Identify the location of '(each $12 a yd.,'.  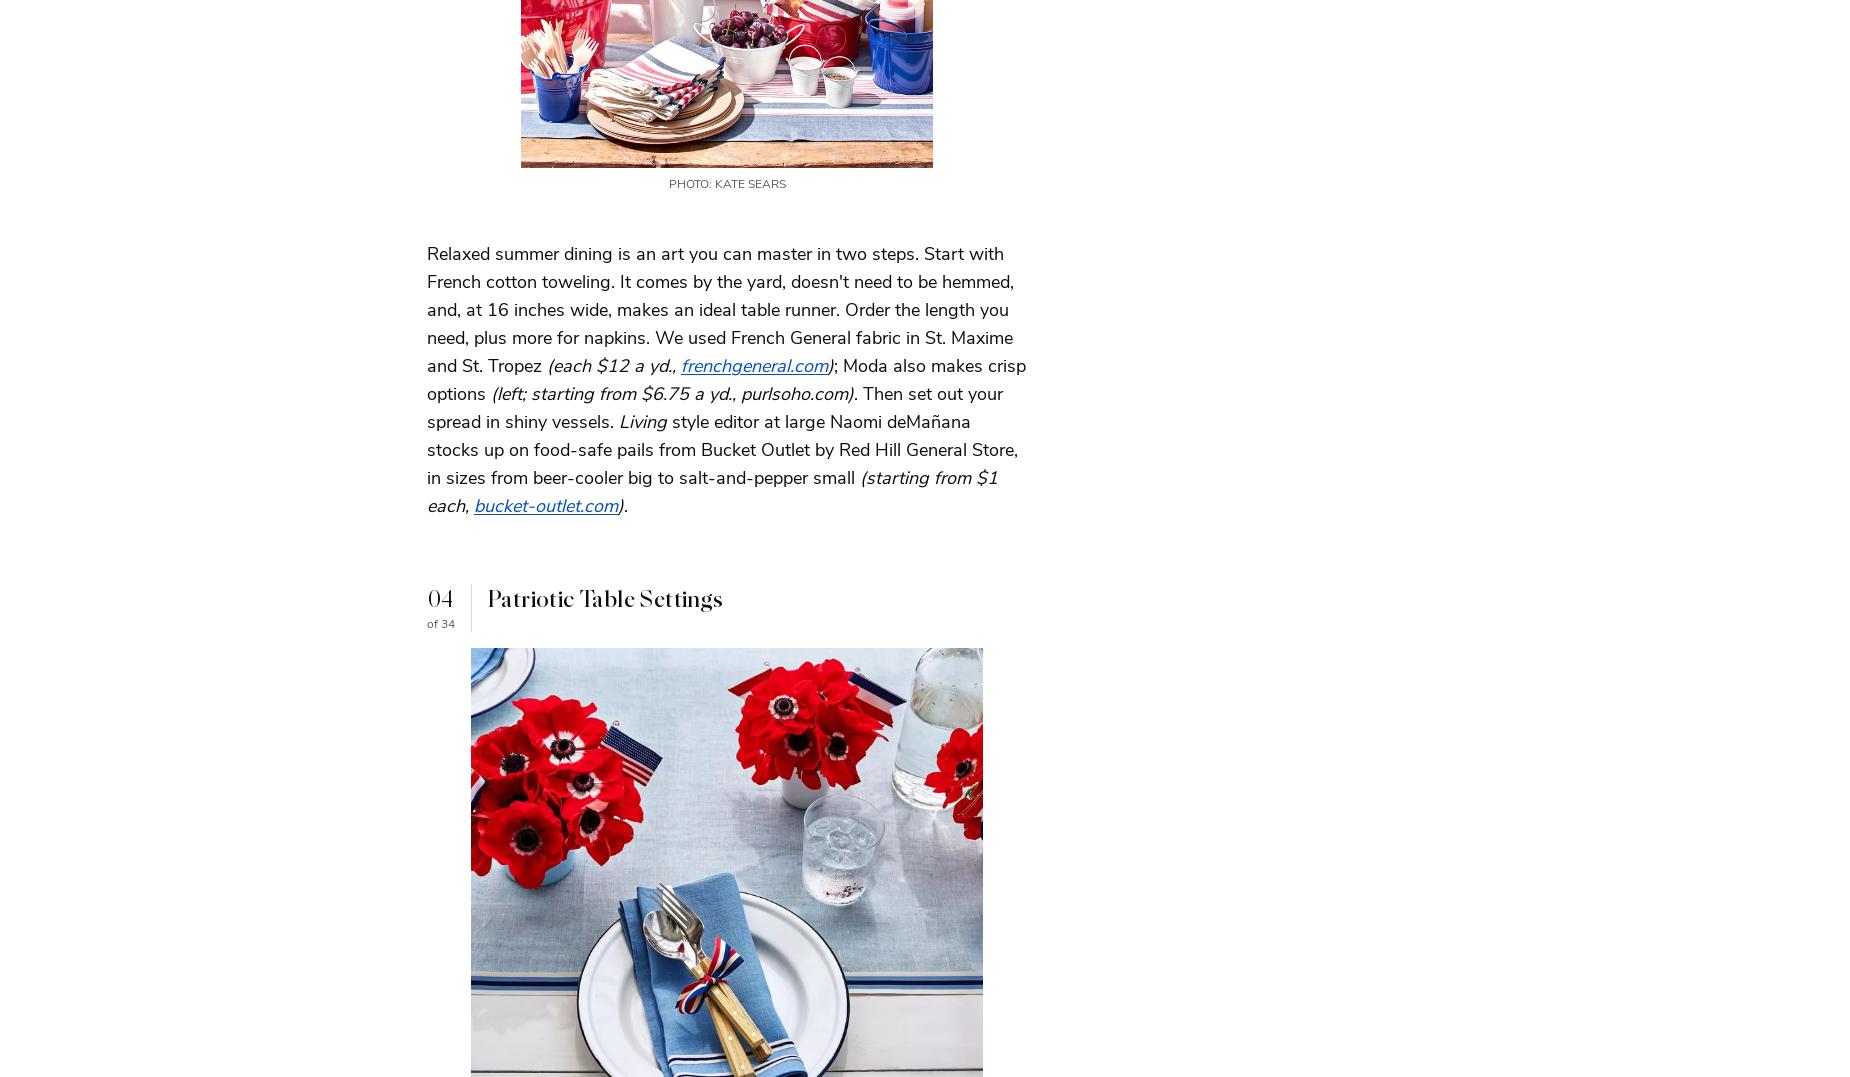
(614, 363).